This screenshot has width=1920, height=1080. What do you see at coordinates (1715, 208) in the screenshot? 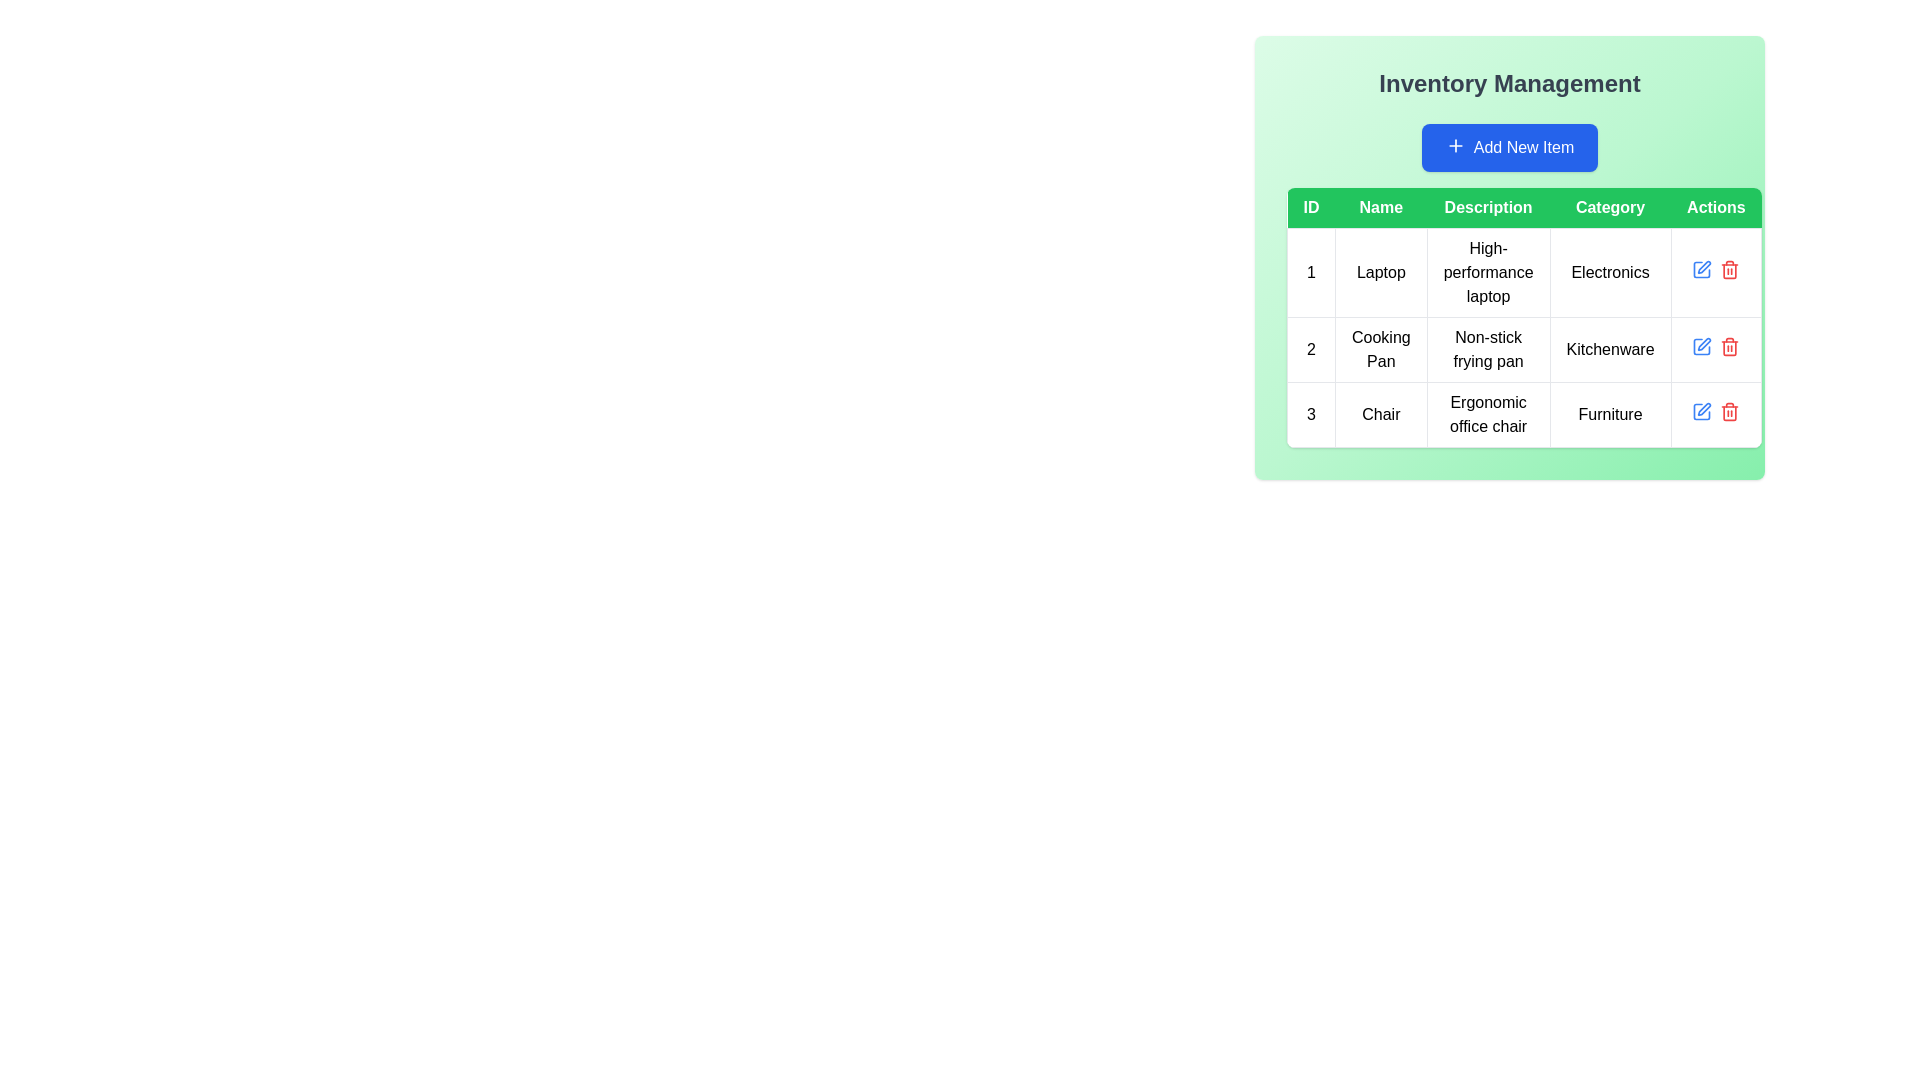
I see `the 'Actions' text label, the fifth header in the table under the blue-green section labeled 'Inventory Management'` at bounding box center [1715, 208].